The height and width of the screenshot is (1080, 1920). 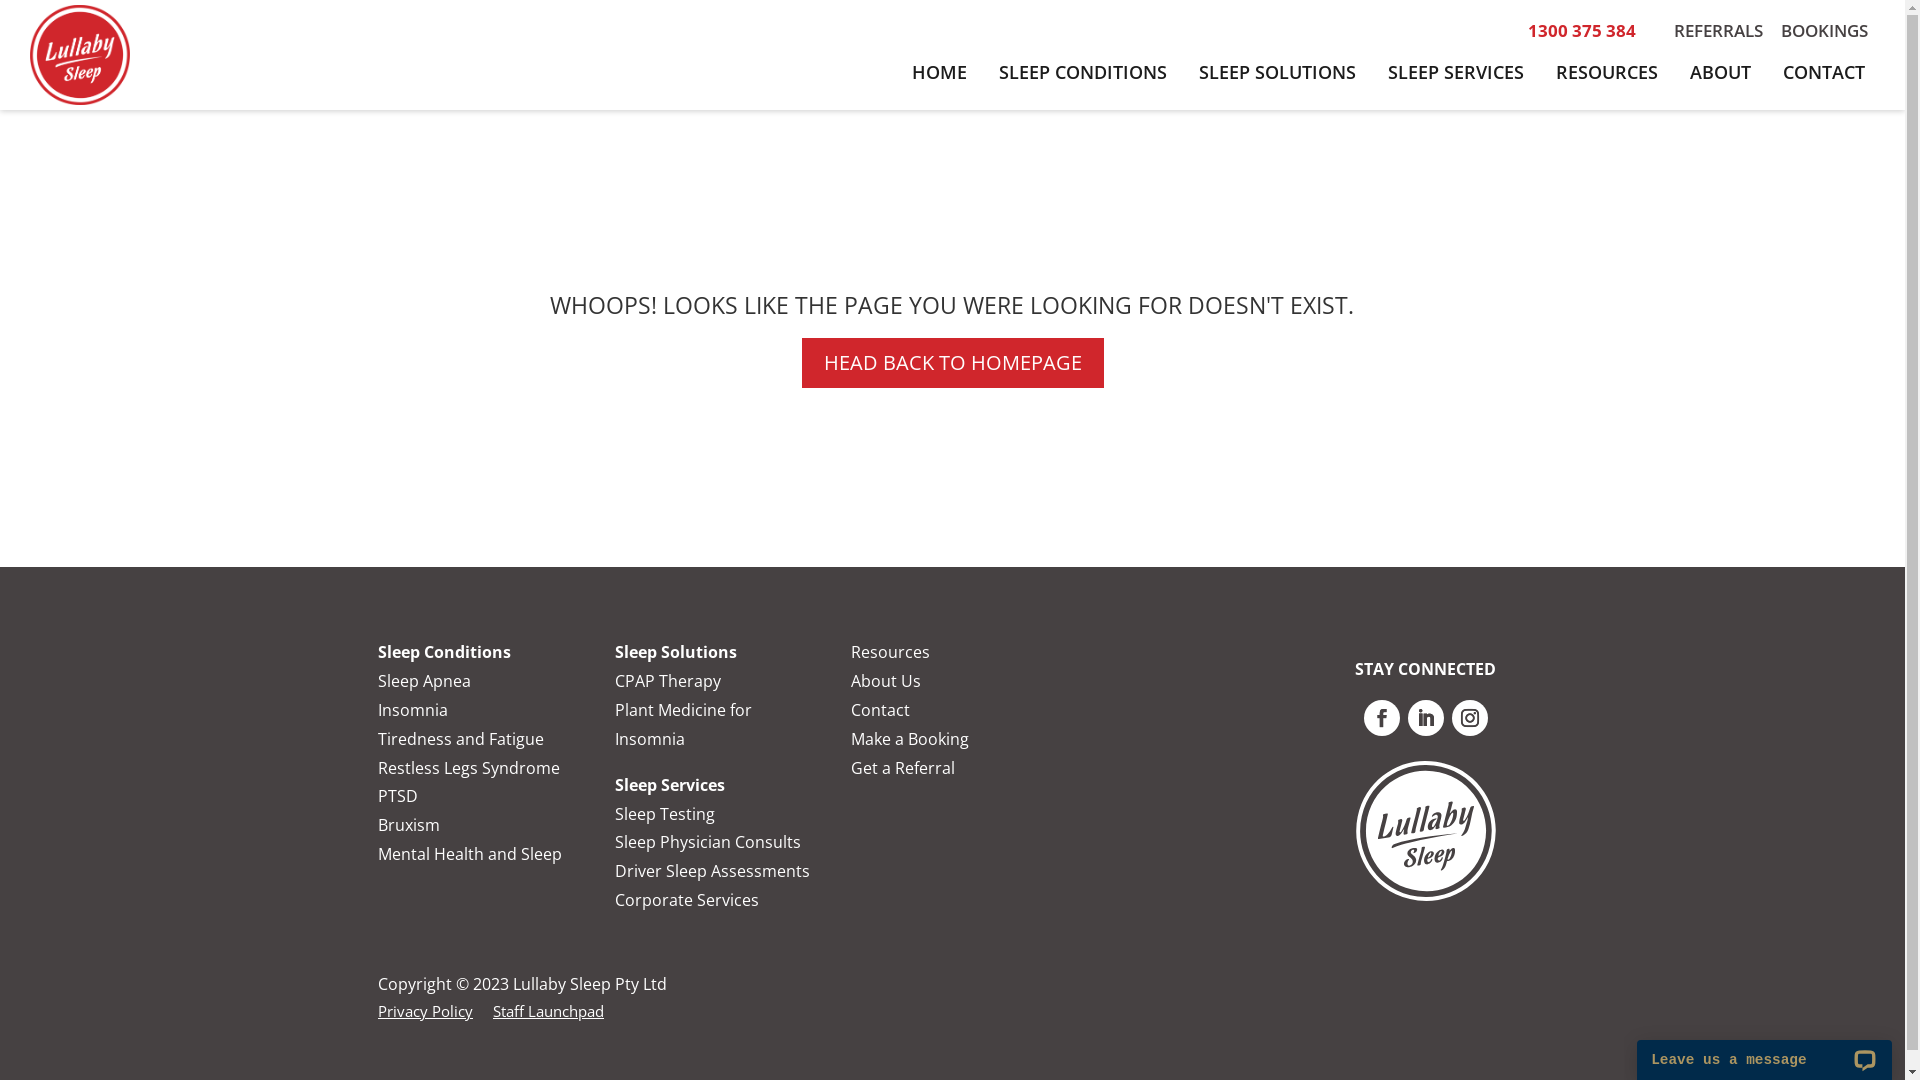 I want to click on 'Follow on Instagram', so click(x=1469, y=716).